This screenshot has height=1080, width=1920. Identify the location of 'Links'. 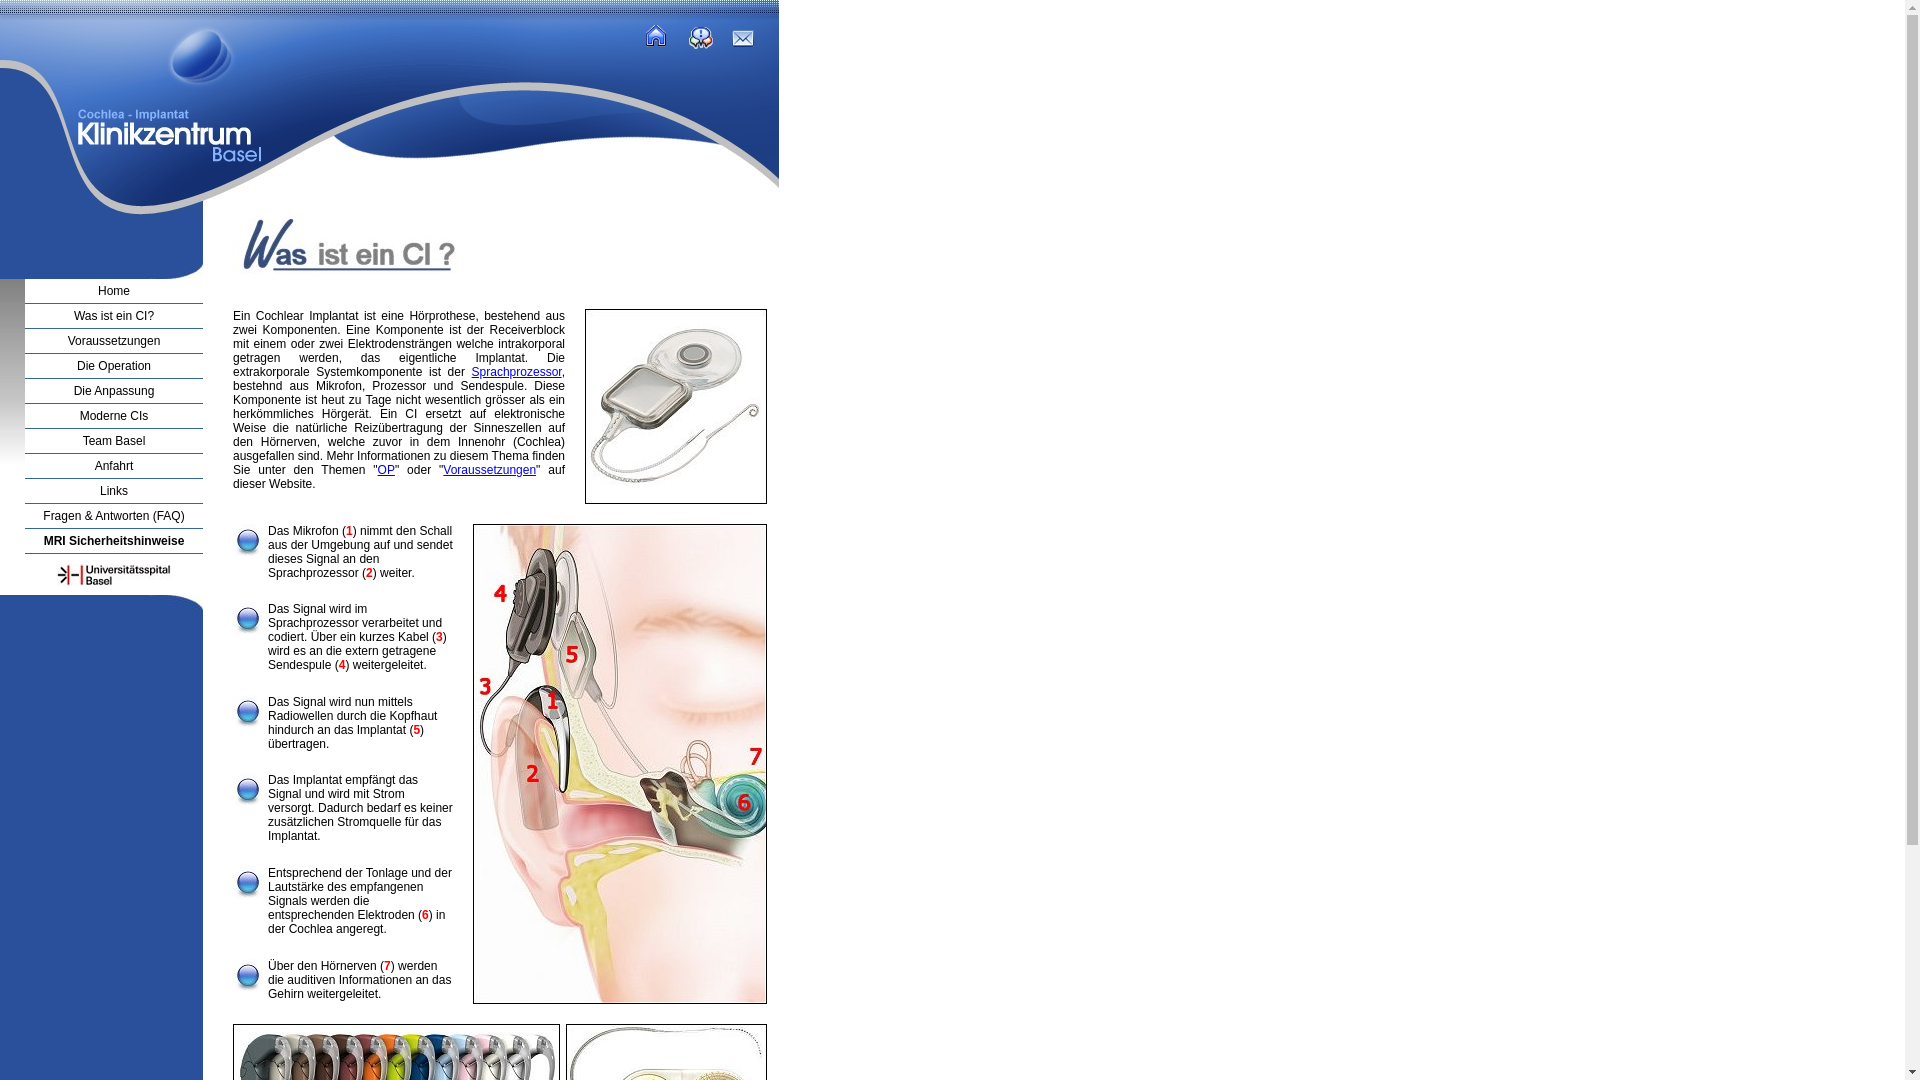
(113, 490).